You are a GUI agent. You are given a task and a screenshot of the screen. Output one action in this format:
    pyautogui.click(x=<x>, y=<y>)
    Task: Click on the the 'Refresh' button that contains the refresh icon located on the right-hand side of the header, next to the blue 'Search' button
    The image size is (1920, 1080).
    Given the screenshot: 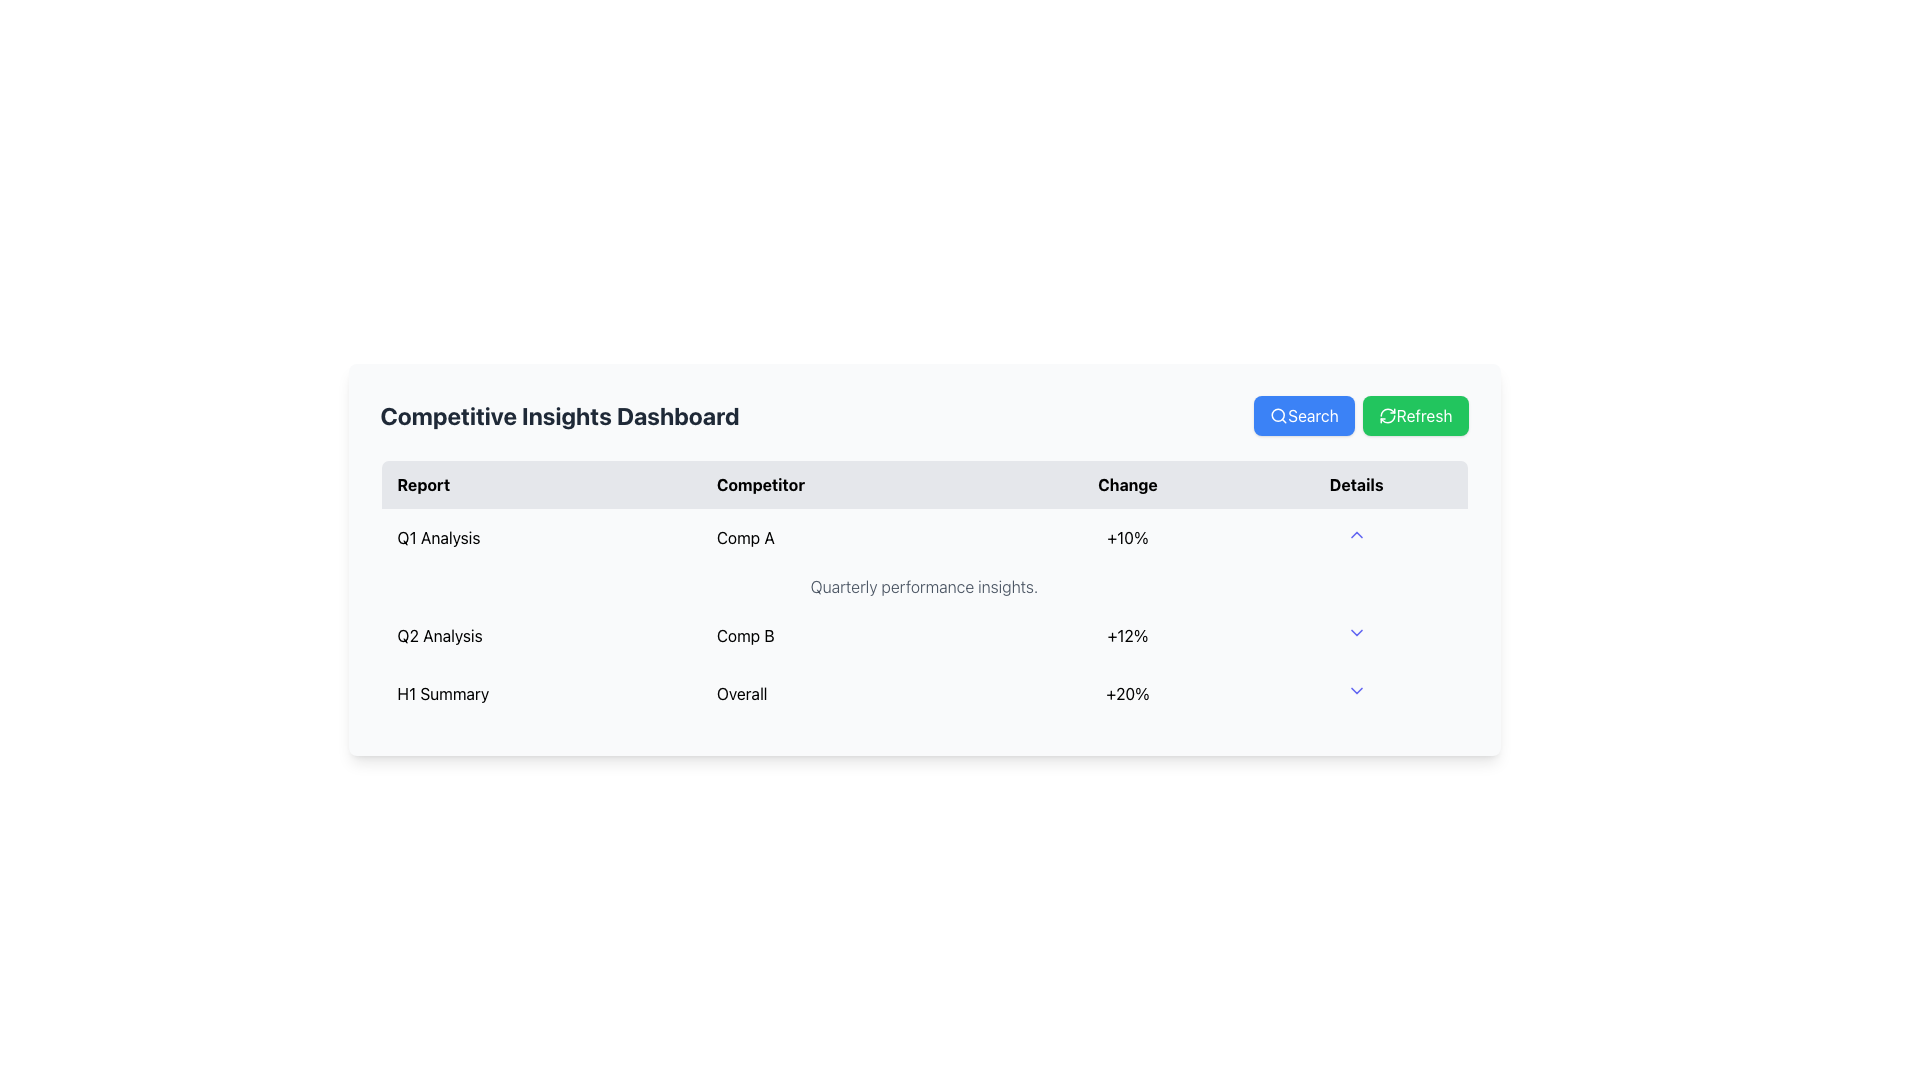 What is the action you would take?
    pyautogui.click(x=1386, y=415)
    